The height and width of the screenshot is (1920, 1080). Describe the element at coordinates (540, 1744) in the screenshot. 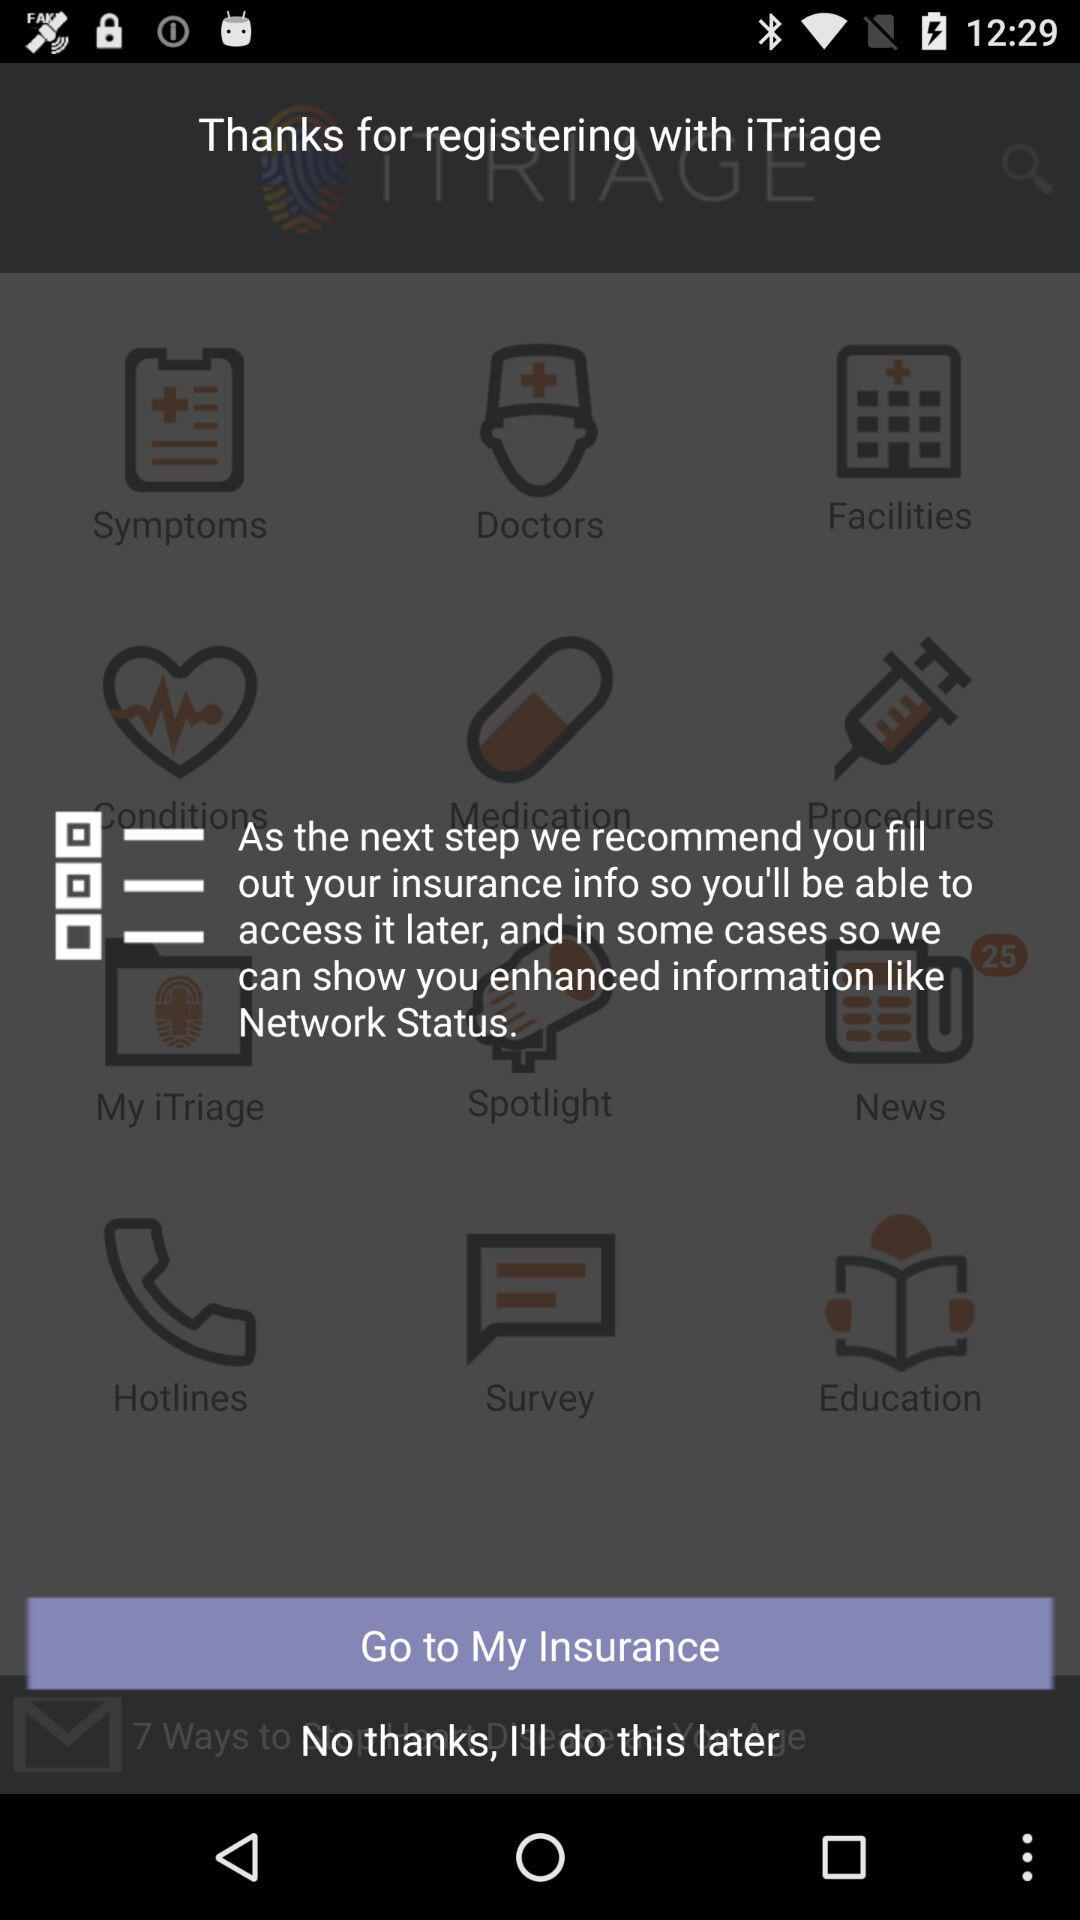

I see `the no thanks i item` at that location.